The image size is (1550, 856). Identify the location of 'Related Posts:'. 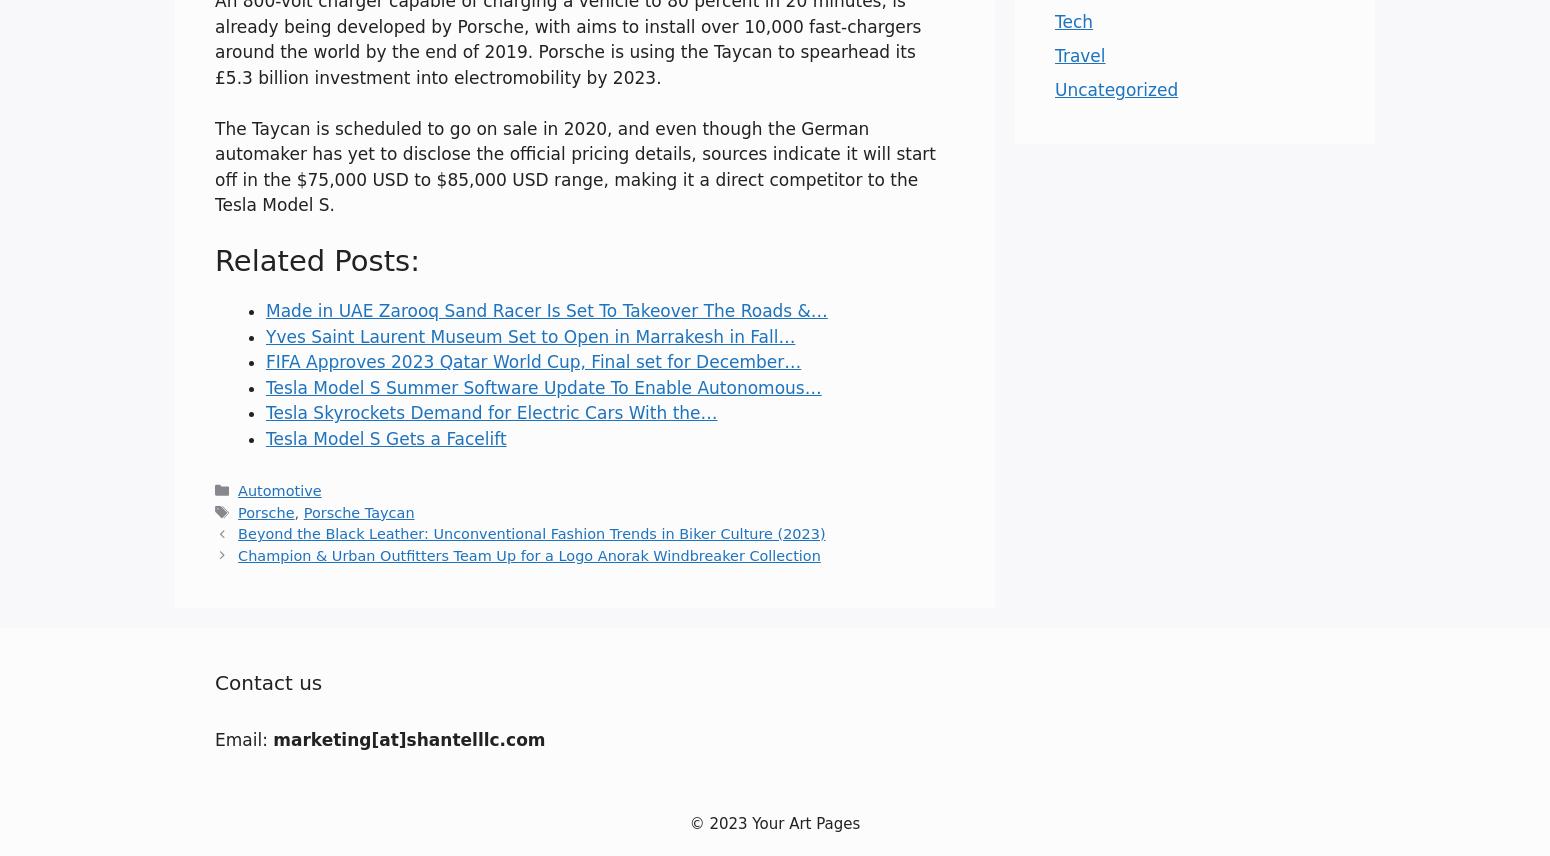
(213, 259).